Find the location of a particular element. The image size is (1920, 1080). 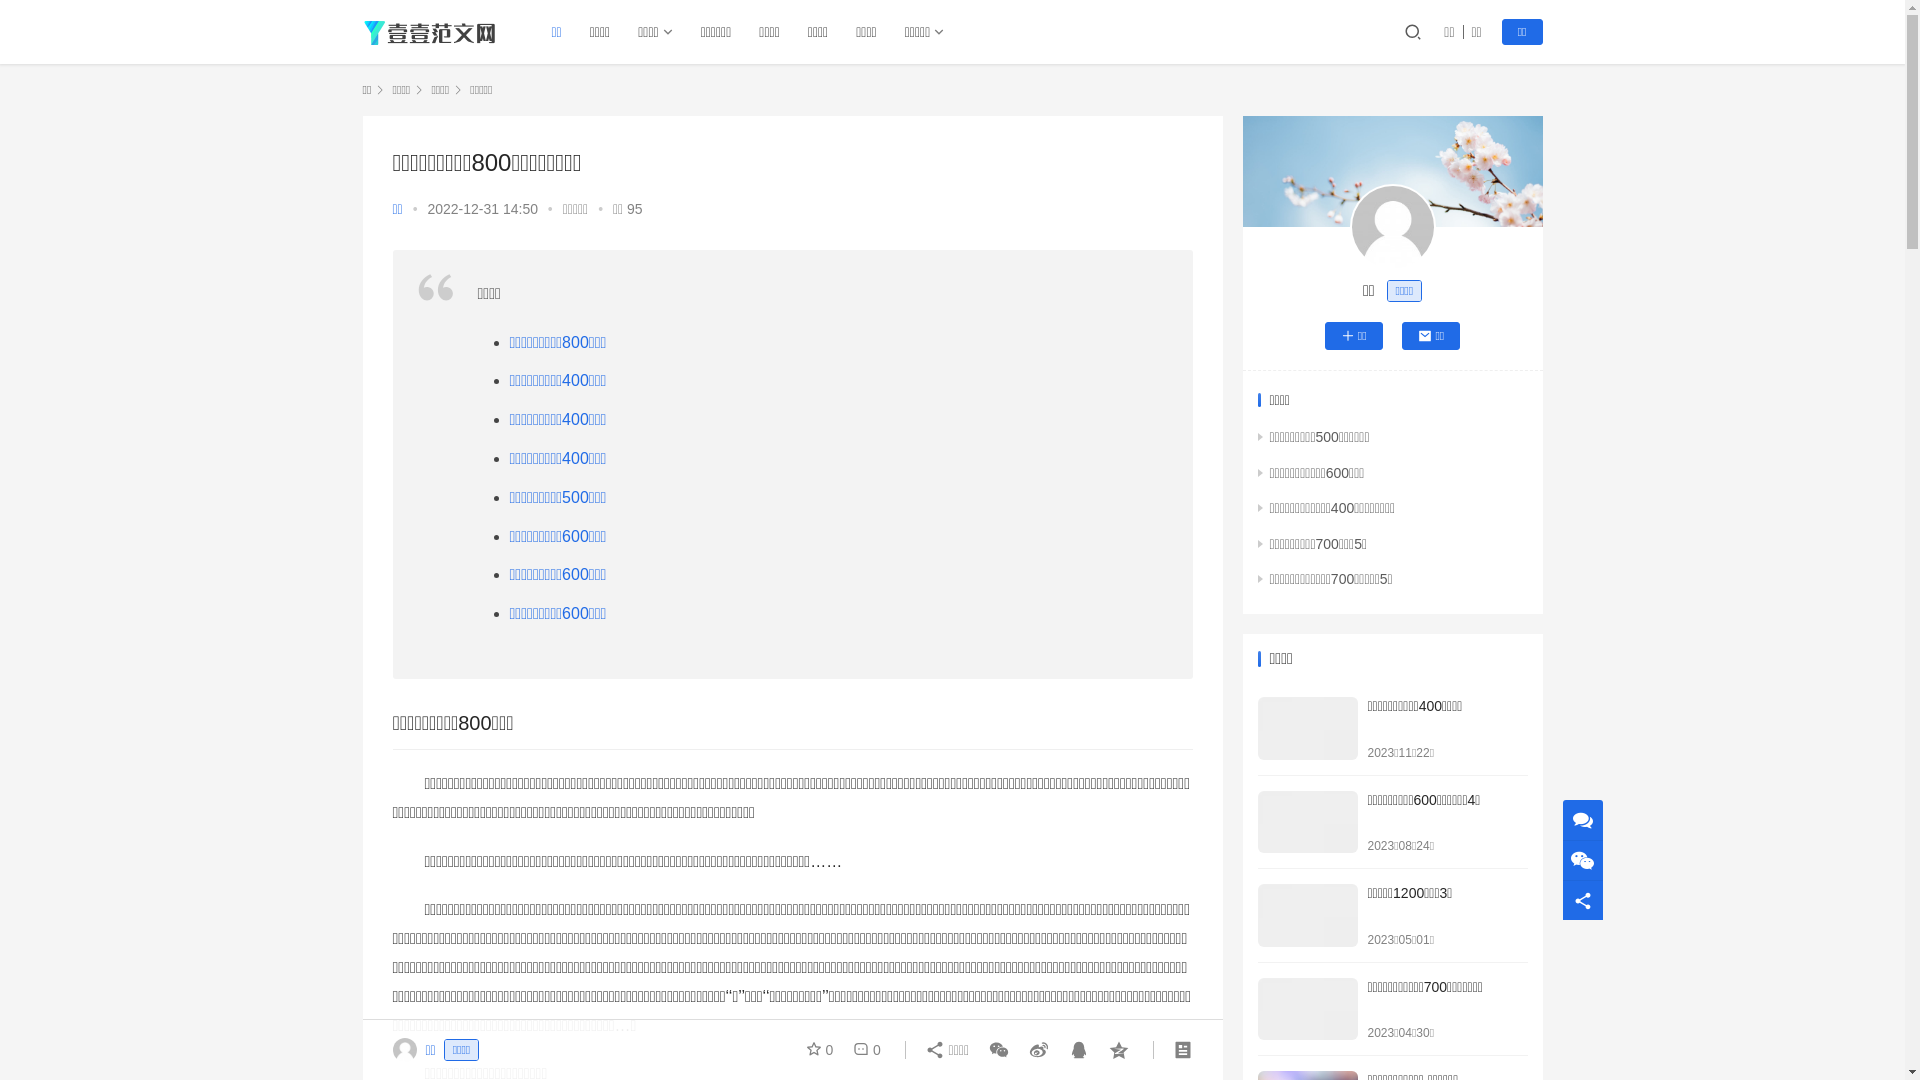

'0' is located at coordinates (844, 1048).